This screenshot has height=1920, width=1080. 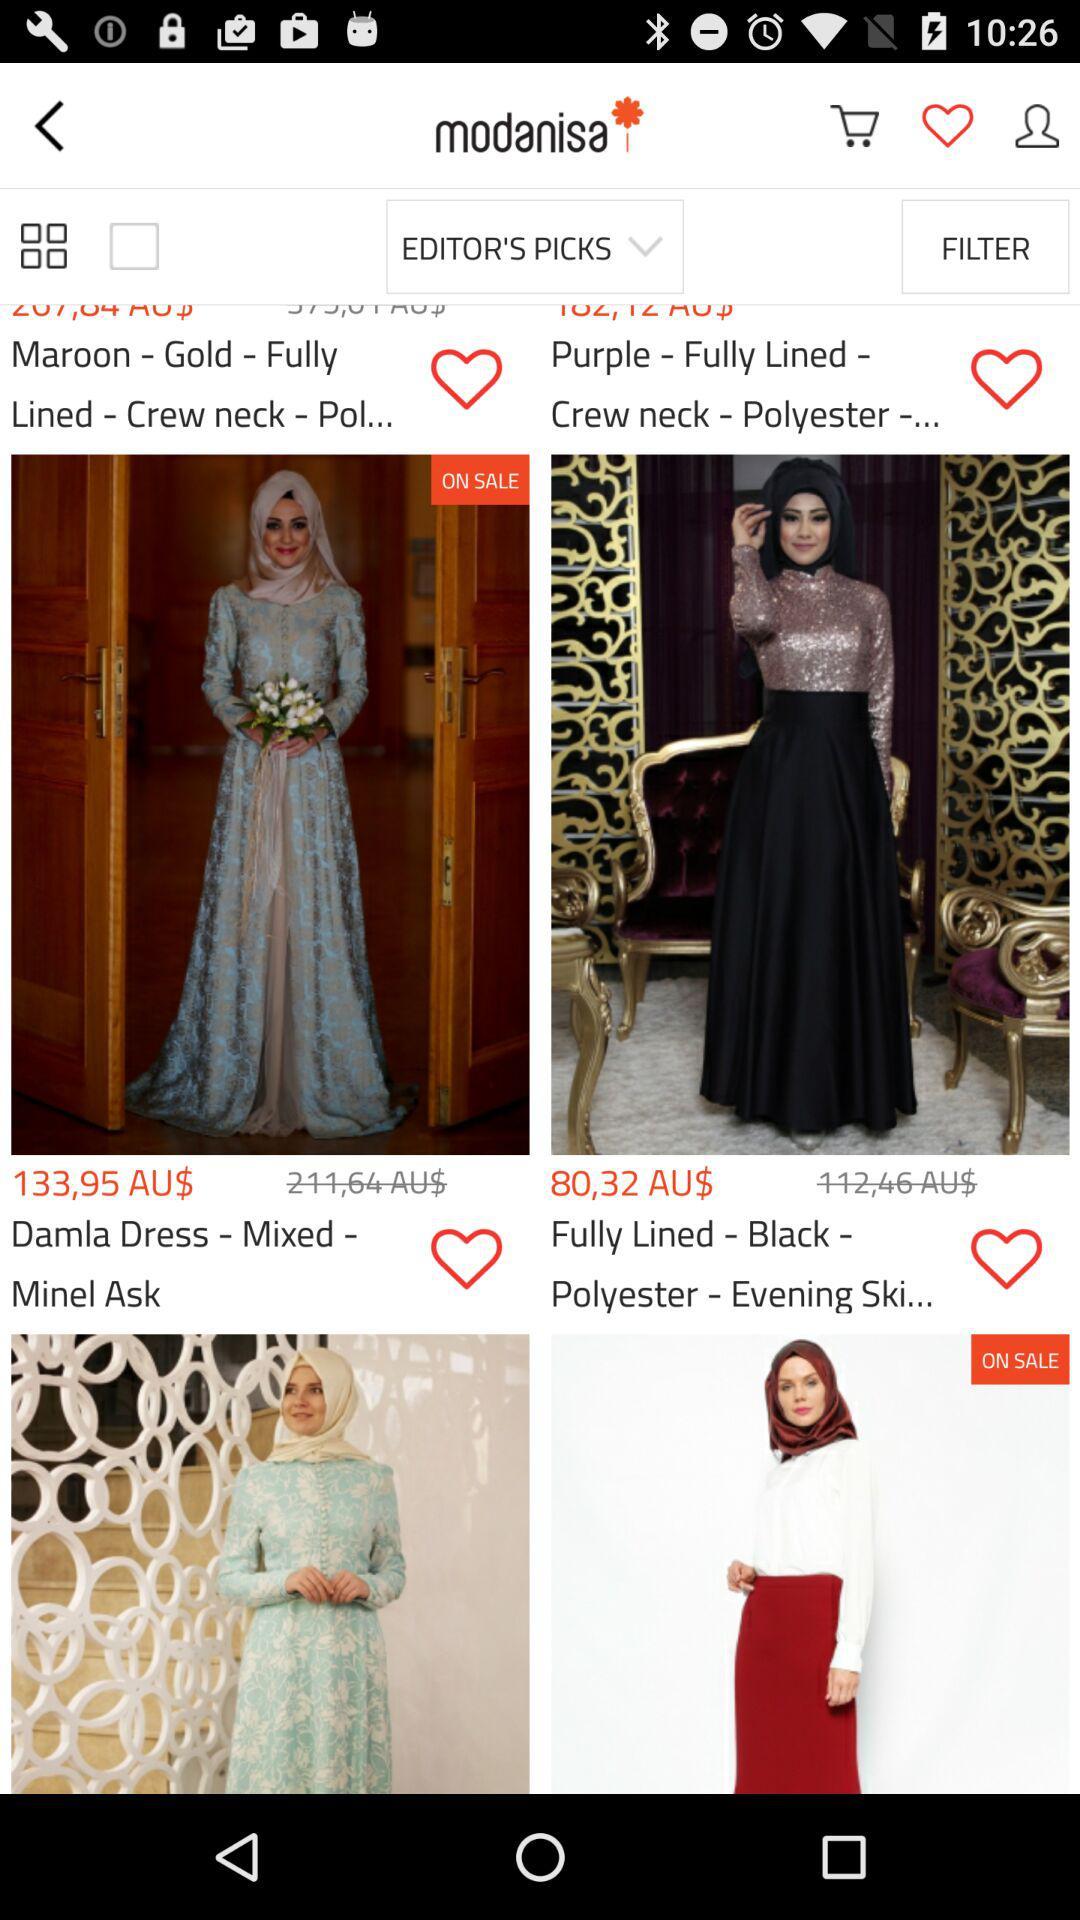 What do you see at coordinates (1019, 1258) in the screenshot?
I see `share the likes` at bounding box center [1019, 1258].